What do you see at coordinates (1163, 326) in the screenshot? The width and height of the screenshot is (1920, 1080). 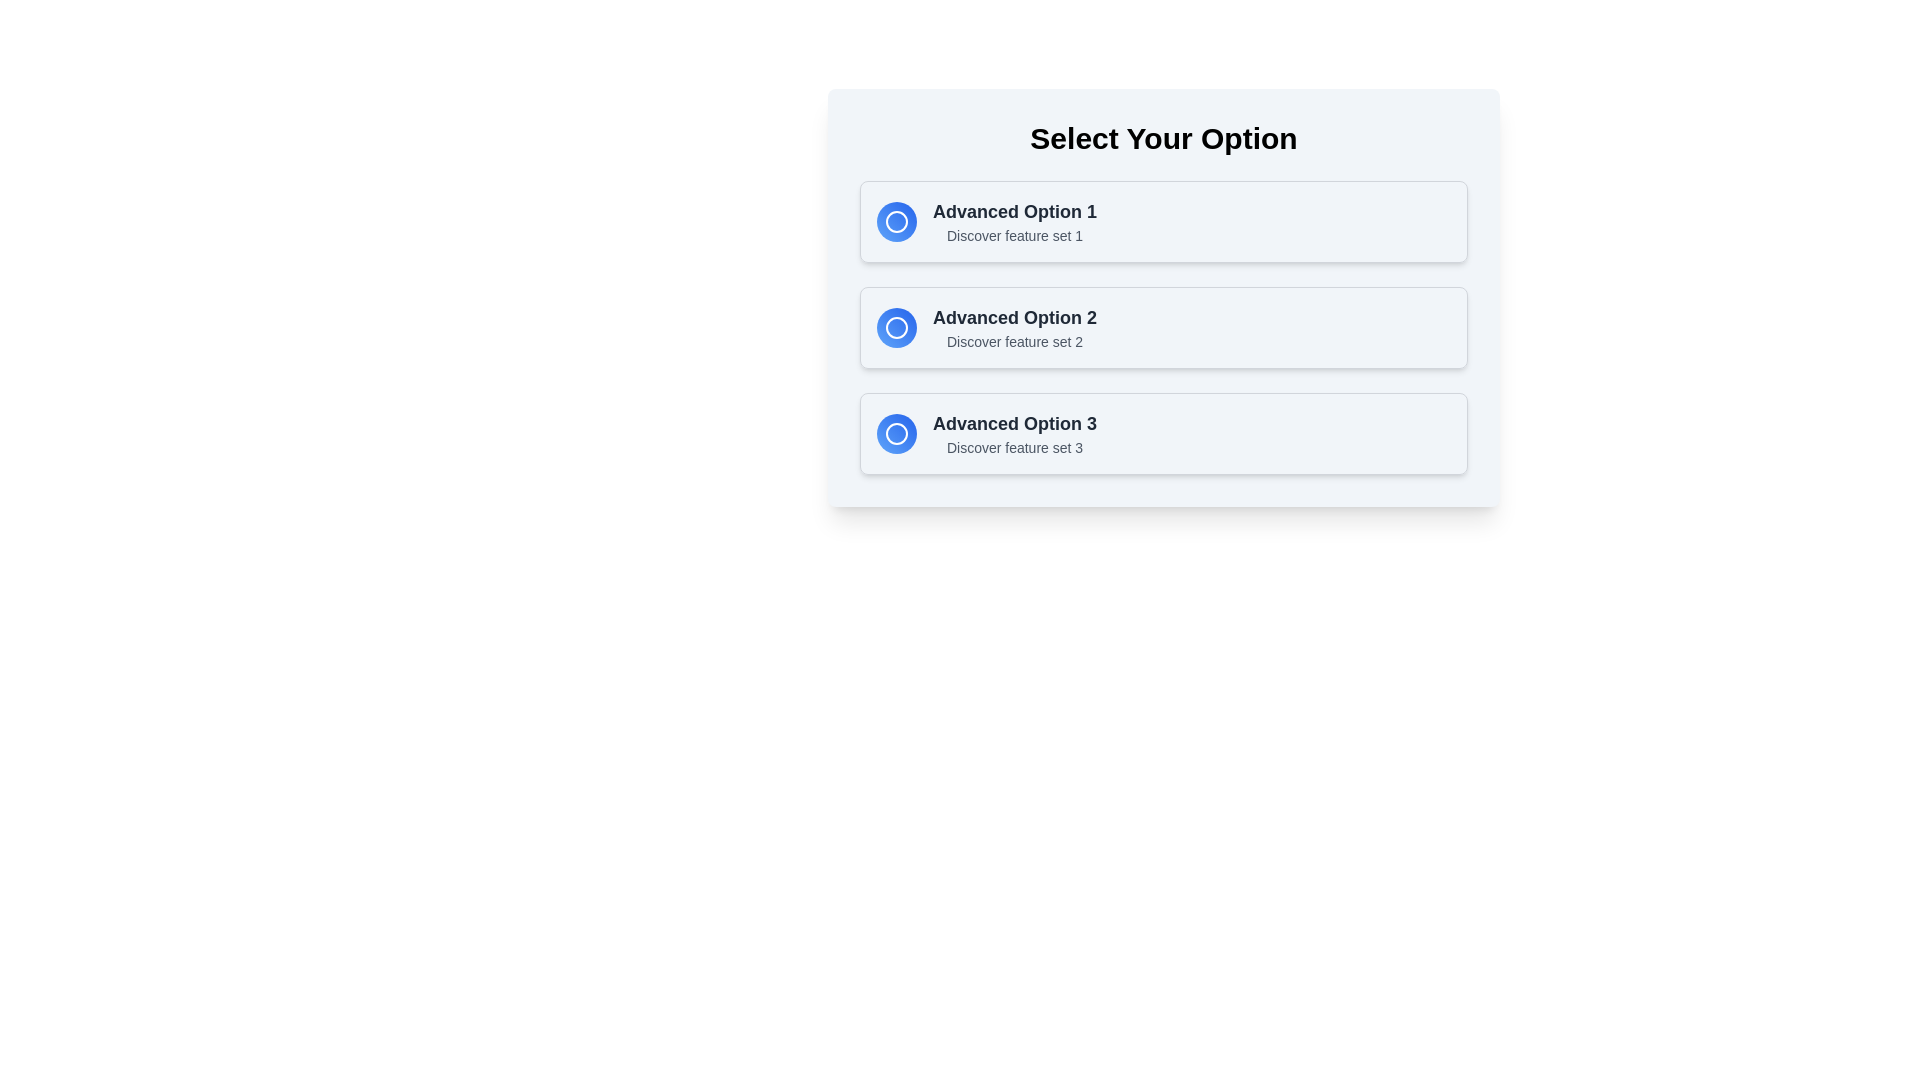 I see `the second selectable option in the list under the 'Select Your Option' section` at bounding box center [1163, 326].